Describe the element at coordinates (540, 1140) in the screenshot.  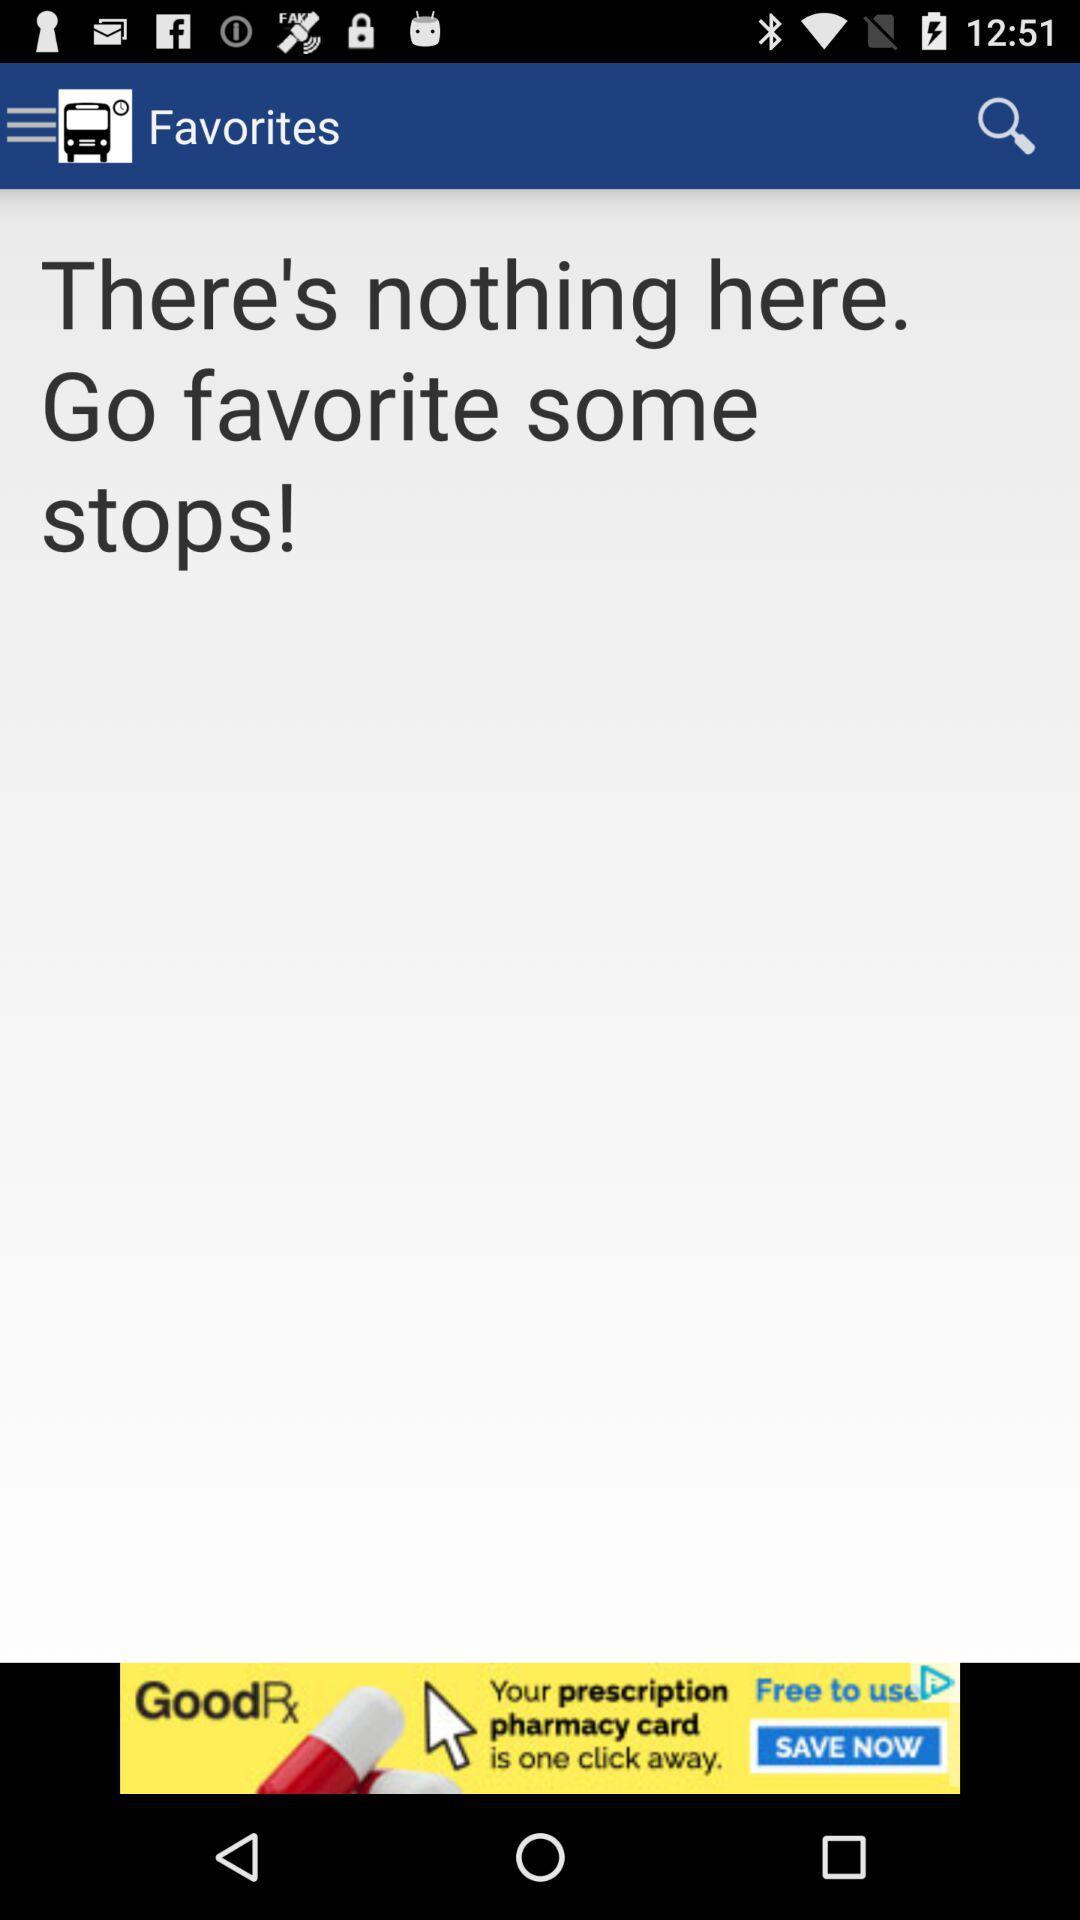
I see `emty page` at that location.